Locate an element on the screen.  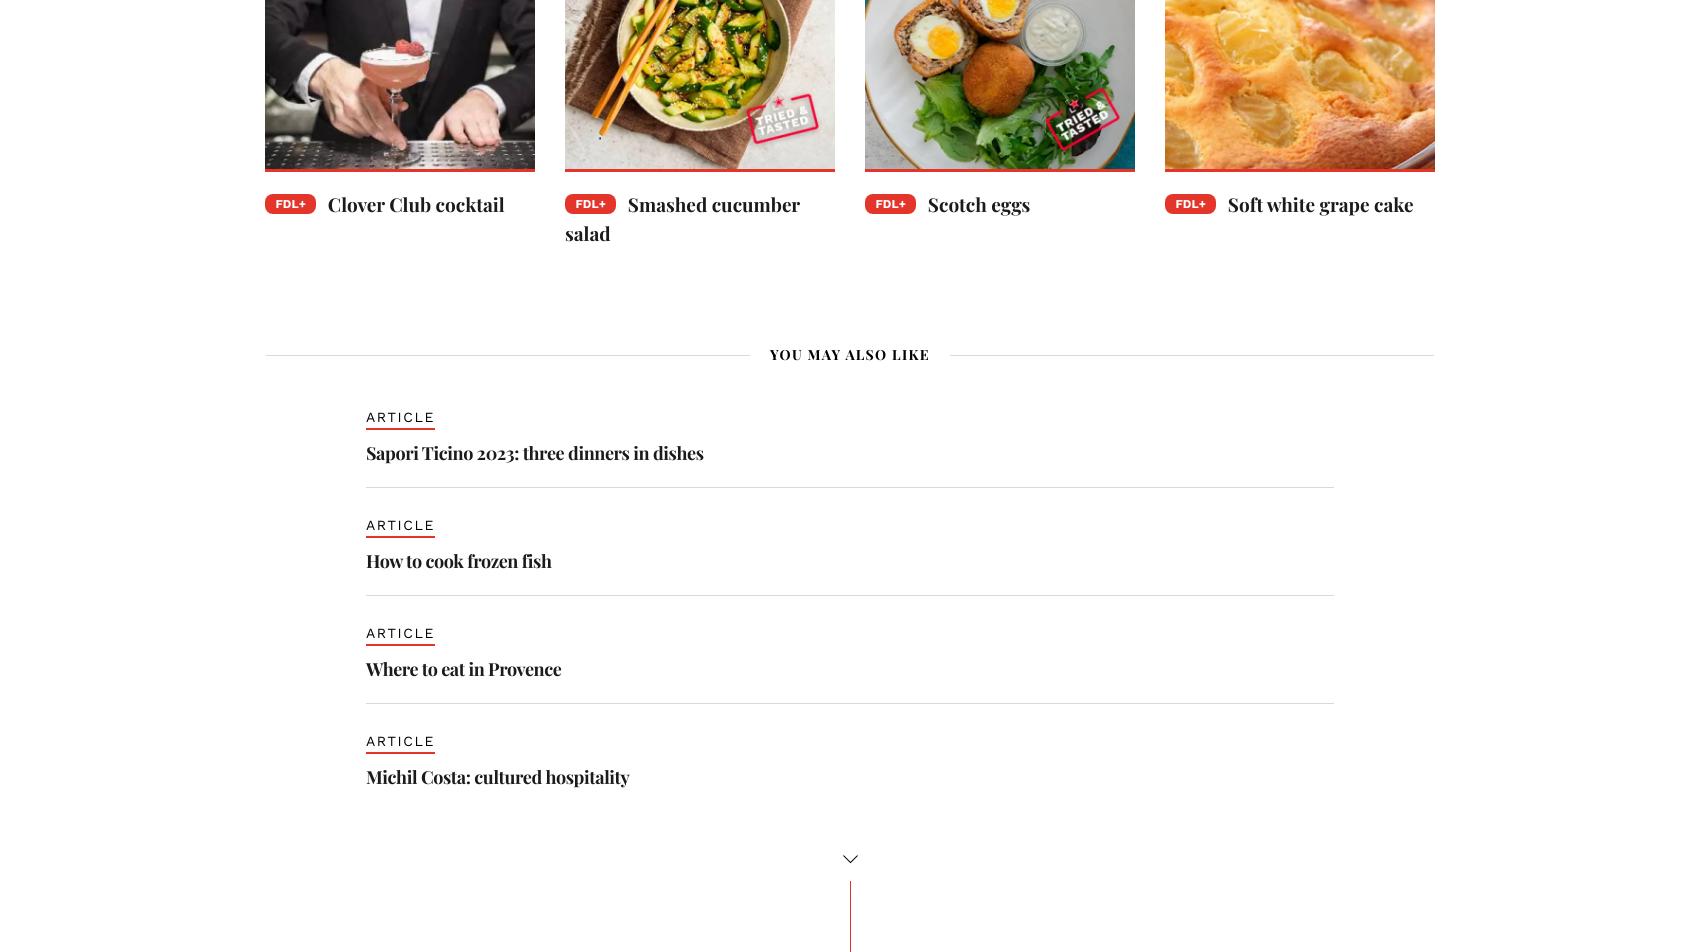
'Scotch eggs' is located at coordinates (975, 202).